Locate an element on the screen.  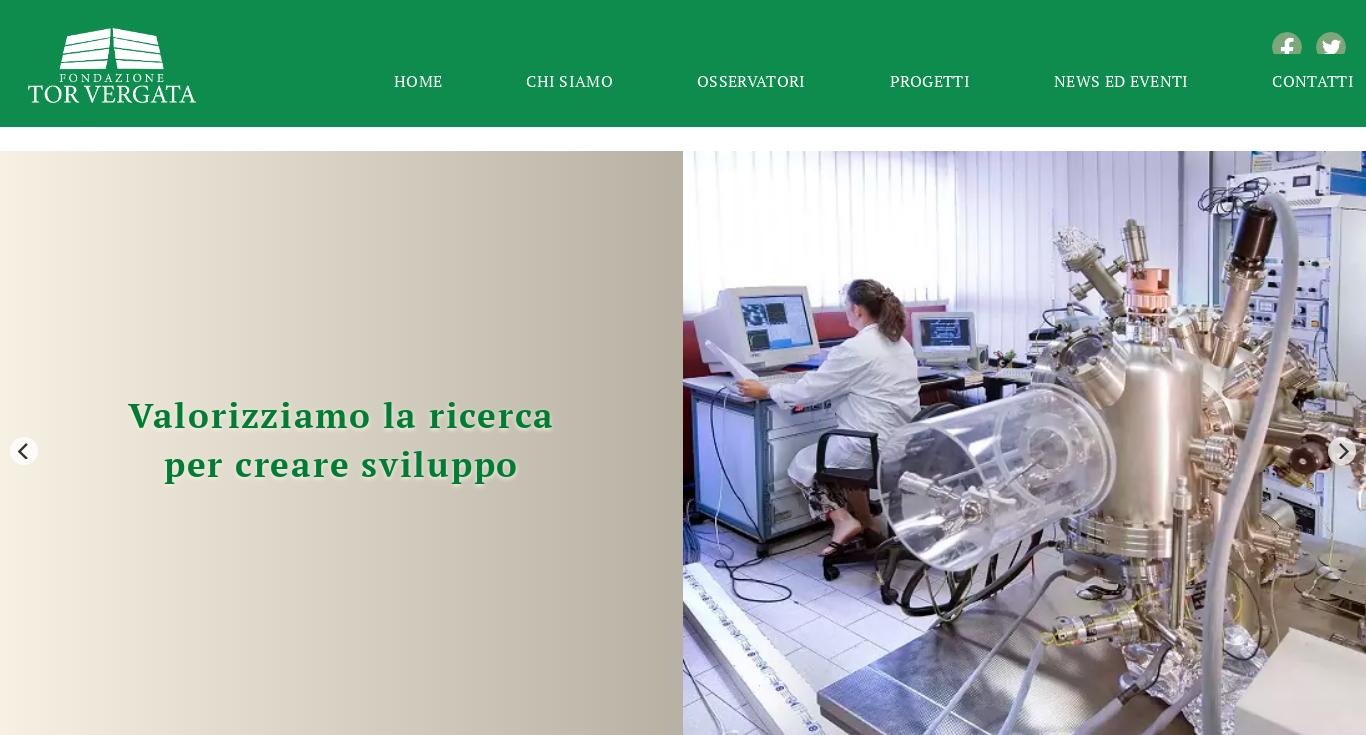
'Beniamino Quintieri è il nuovo Presidente del Consiglio d’Amministrazione dell’Istituto per il Credito Sportivo, nominato dal Ministro per lo Sport e i Giovani, di concerto con il Ministro dell’Economia e delle Finanze, acquisita l’intesa del Ministro della Cultura.' is located at coordinates (726, 464).